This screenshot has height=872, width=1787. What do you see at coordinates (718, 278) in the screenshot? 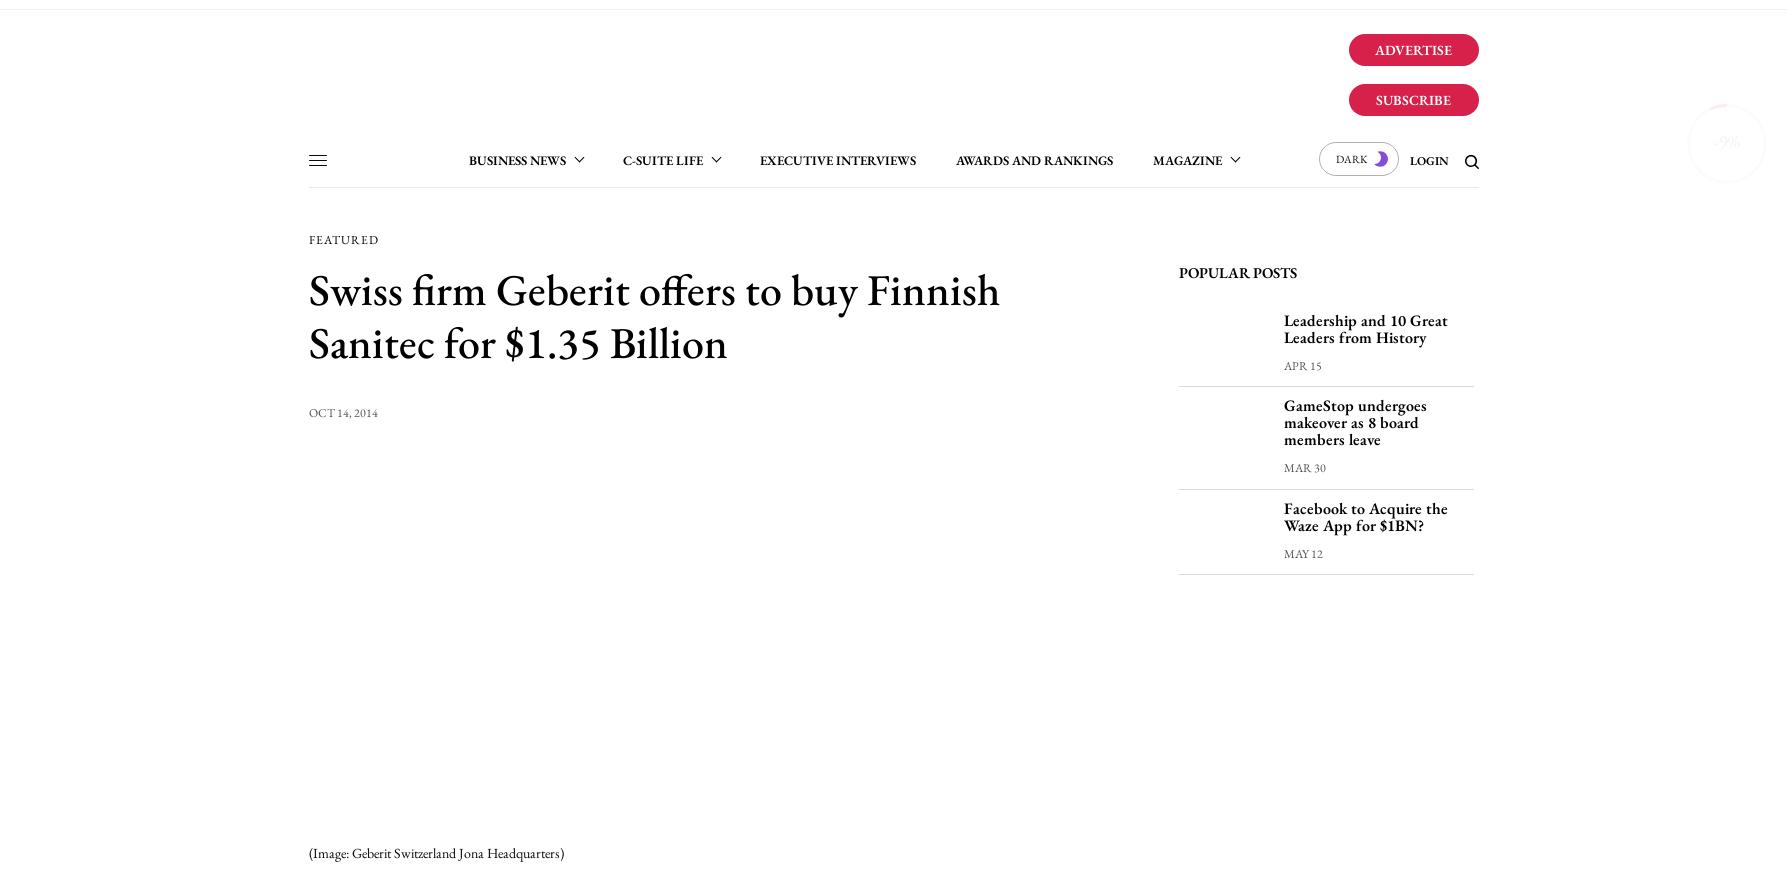
I see `'Energy'` at bounding box center [718, 278].